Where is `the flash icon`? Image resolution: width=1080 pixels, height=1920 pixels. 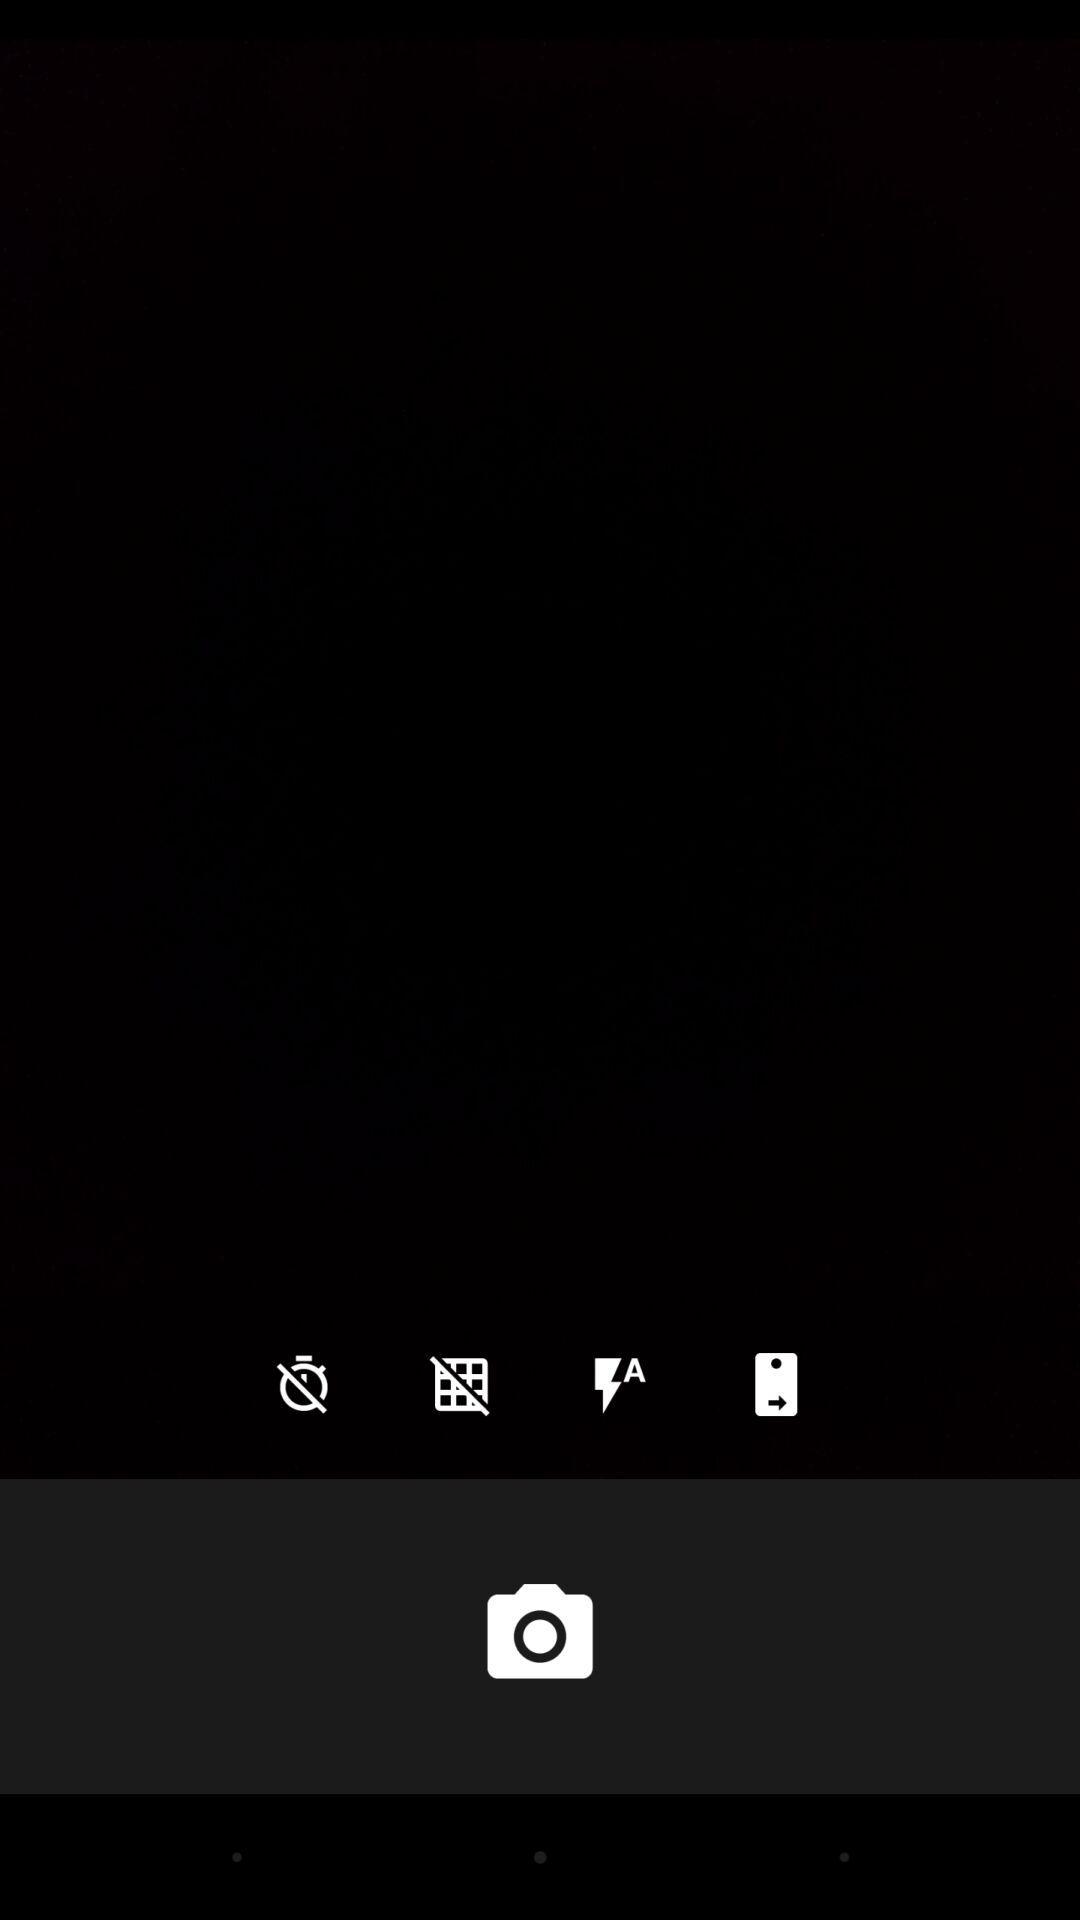 the flash icon is located at coordinates (617, 1383).